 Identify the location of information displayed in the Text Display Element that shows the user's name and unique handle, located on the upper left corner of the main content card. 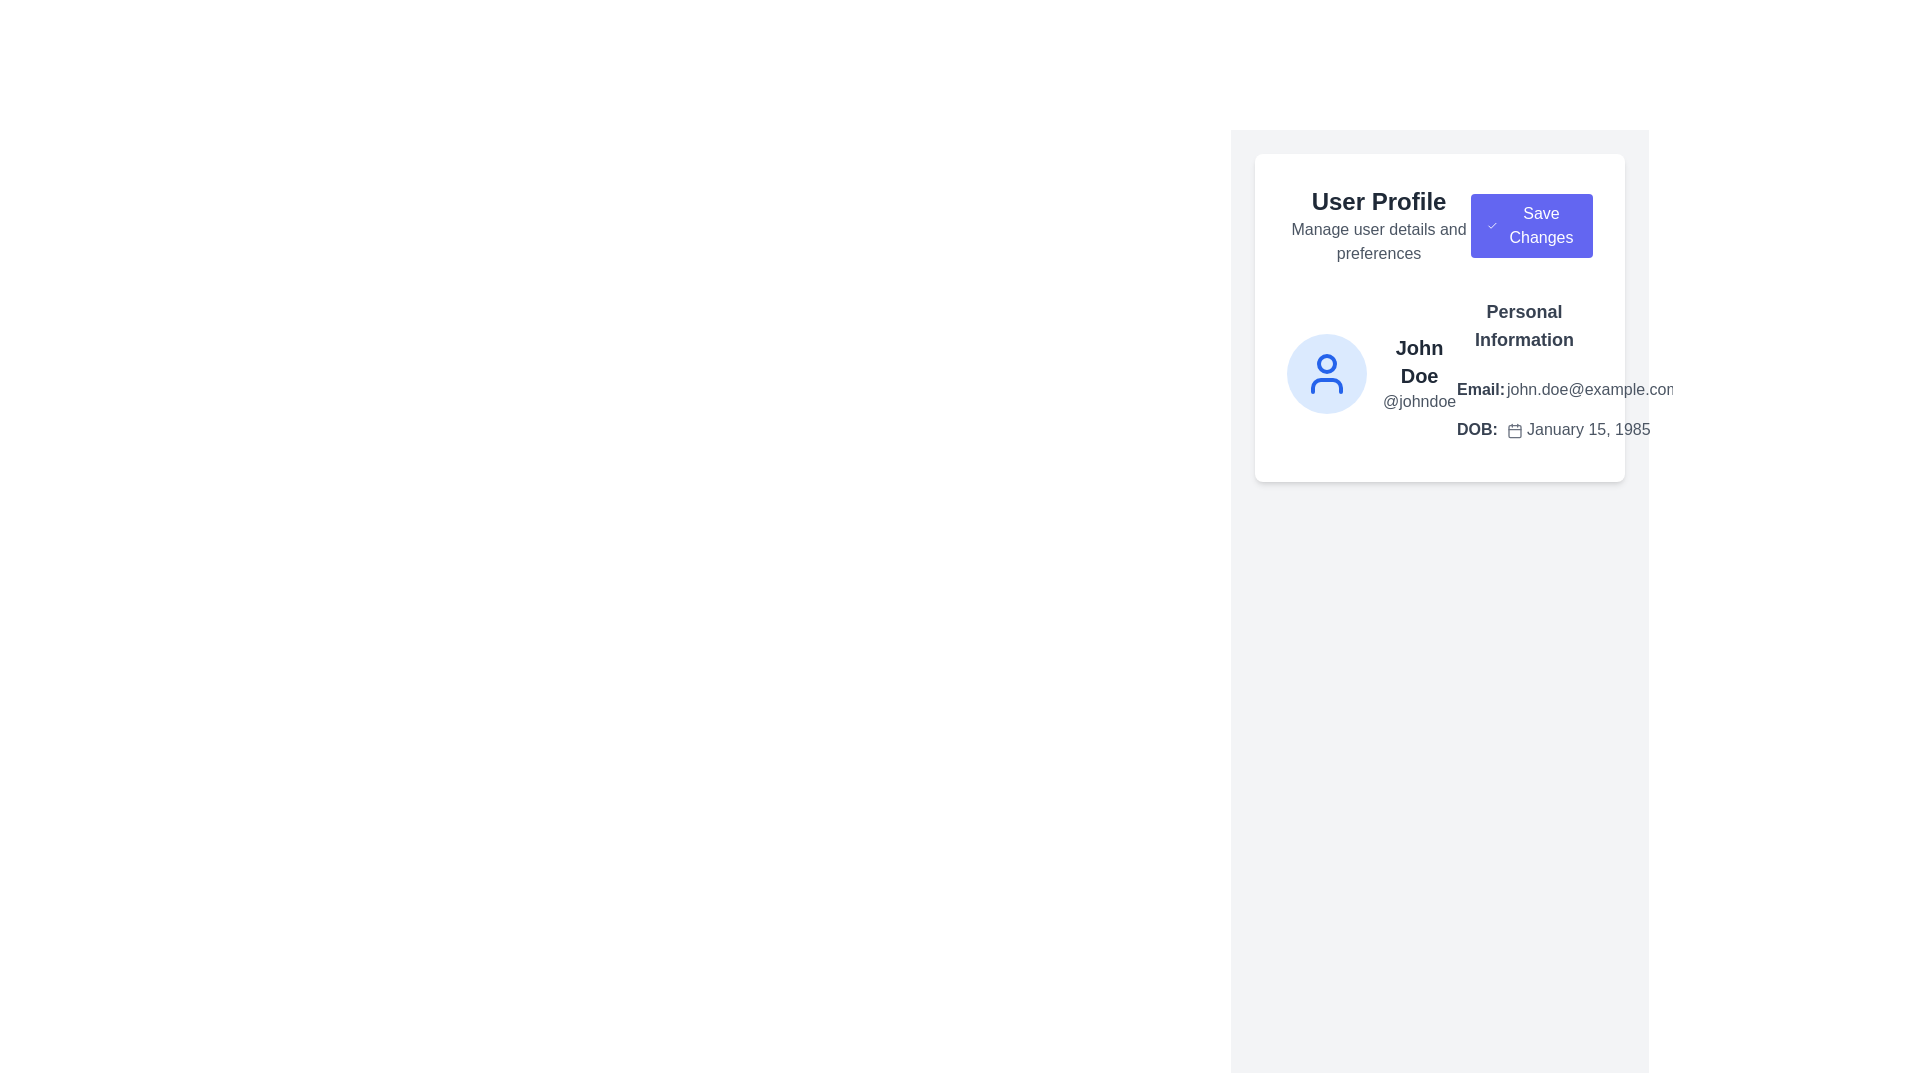
(1418, 374).